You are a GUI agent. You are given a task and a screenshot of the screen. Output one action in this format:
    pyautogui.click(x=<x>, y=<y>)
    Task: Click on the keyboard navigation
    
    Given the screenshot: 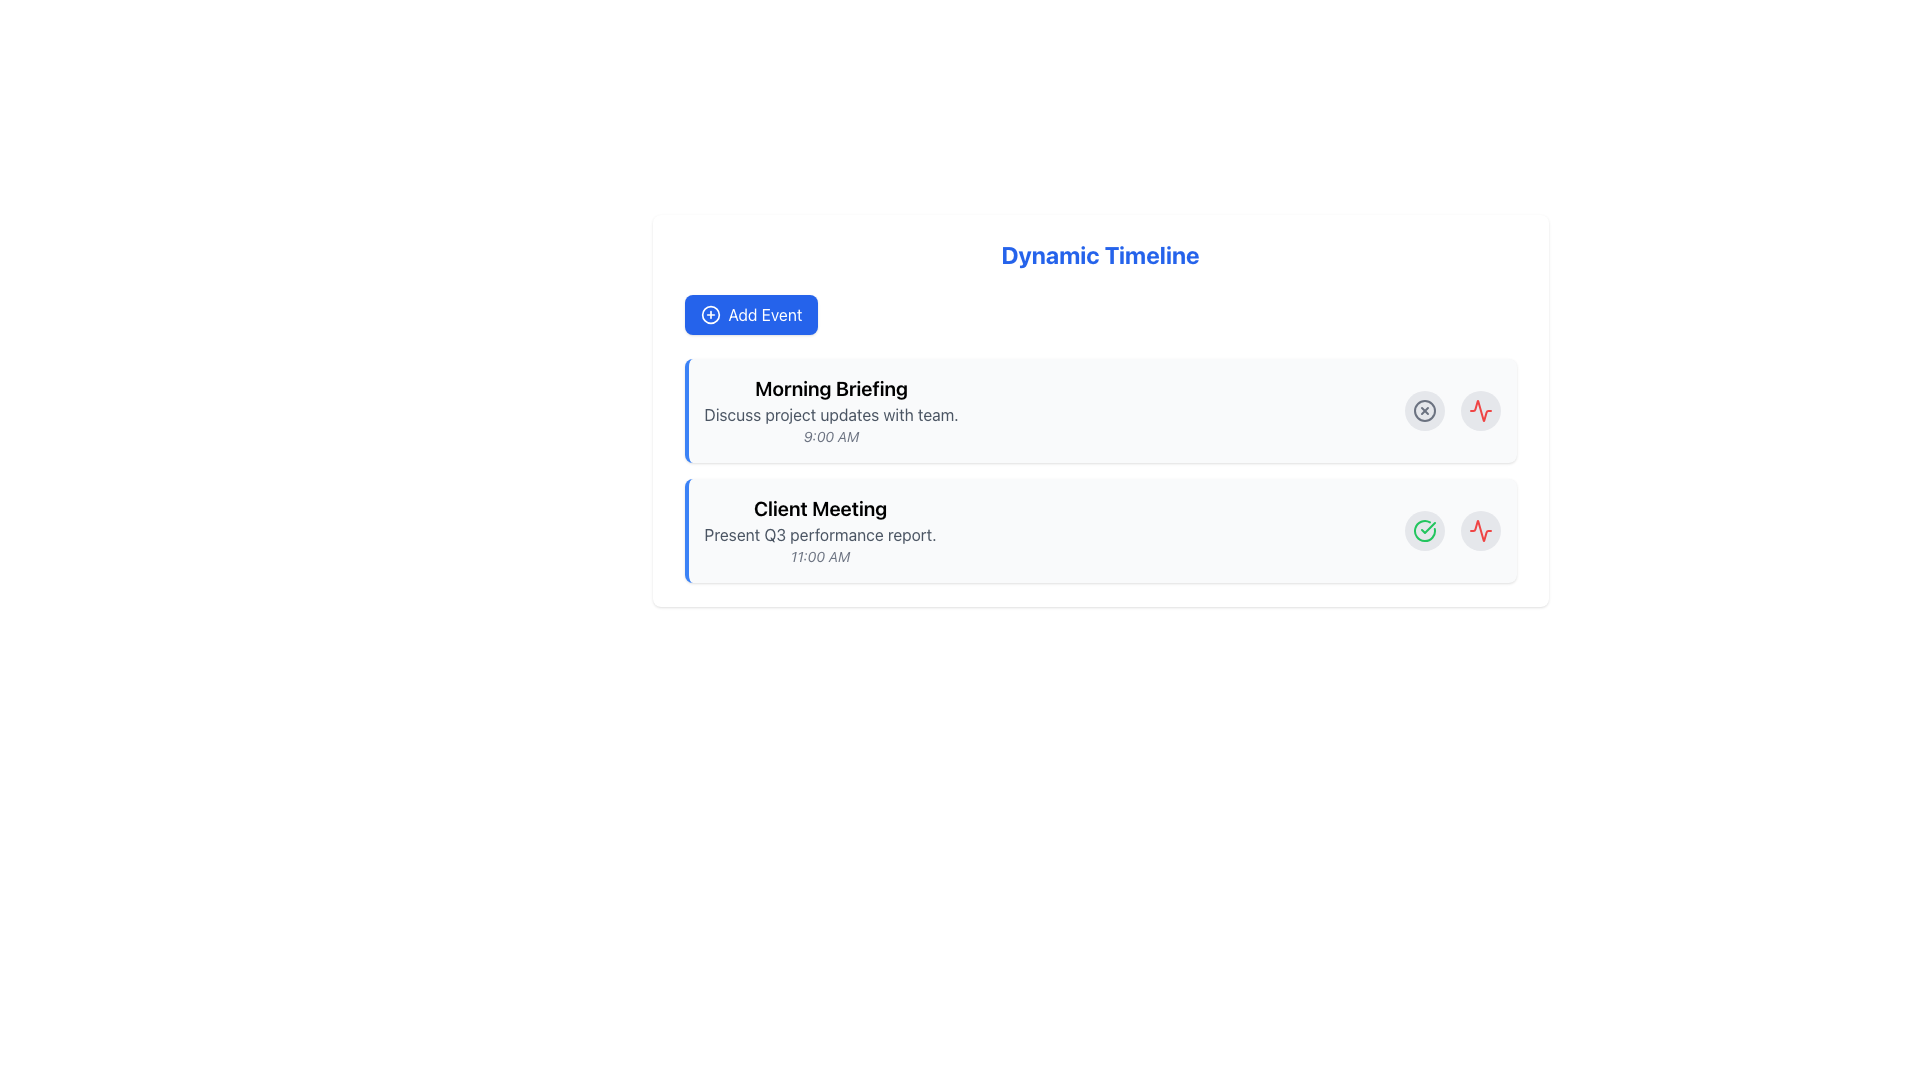 What is the action you would take?
    pyautogui.click(x=750, y=315)
    